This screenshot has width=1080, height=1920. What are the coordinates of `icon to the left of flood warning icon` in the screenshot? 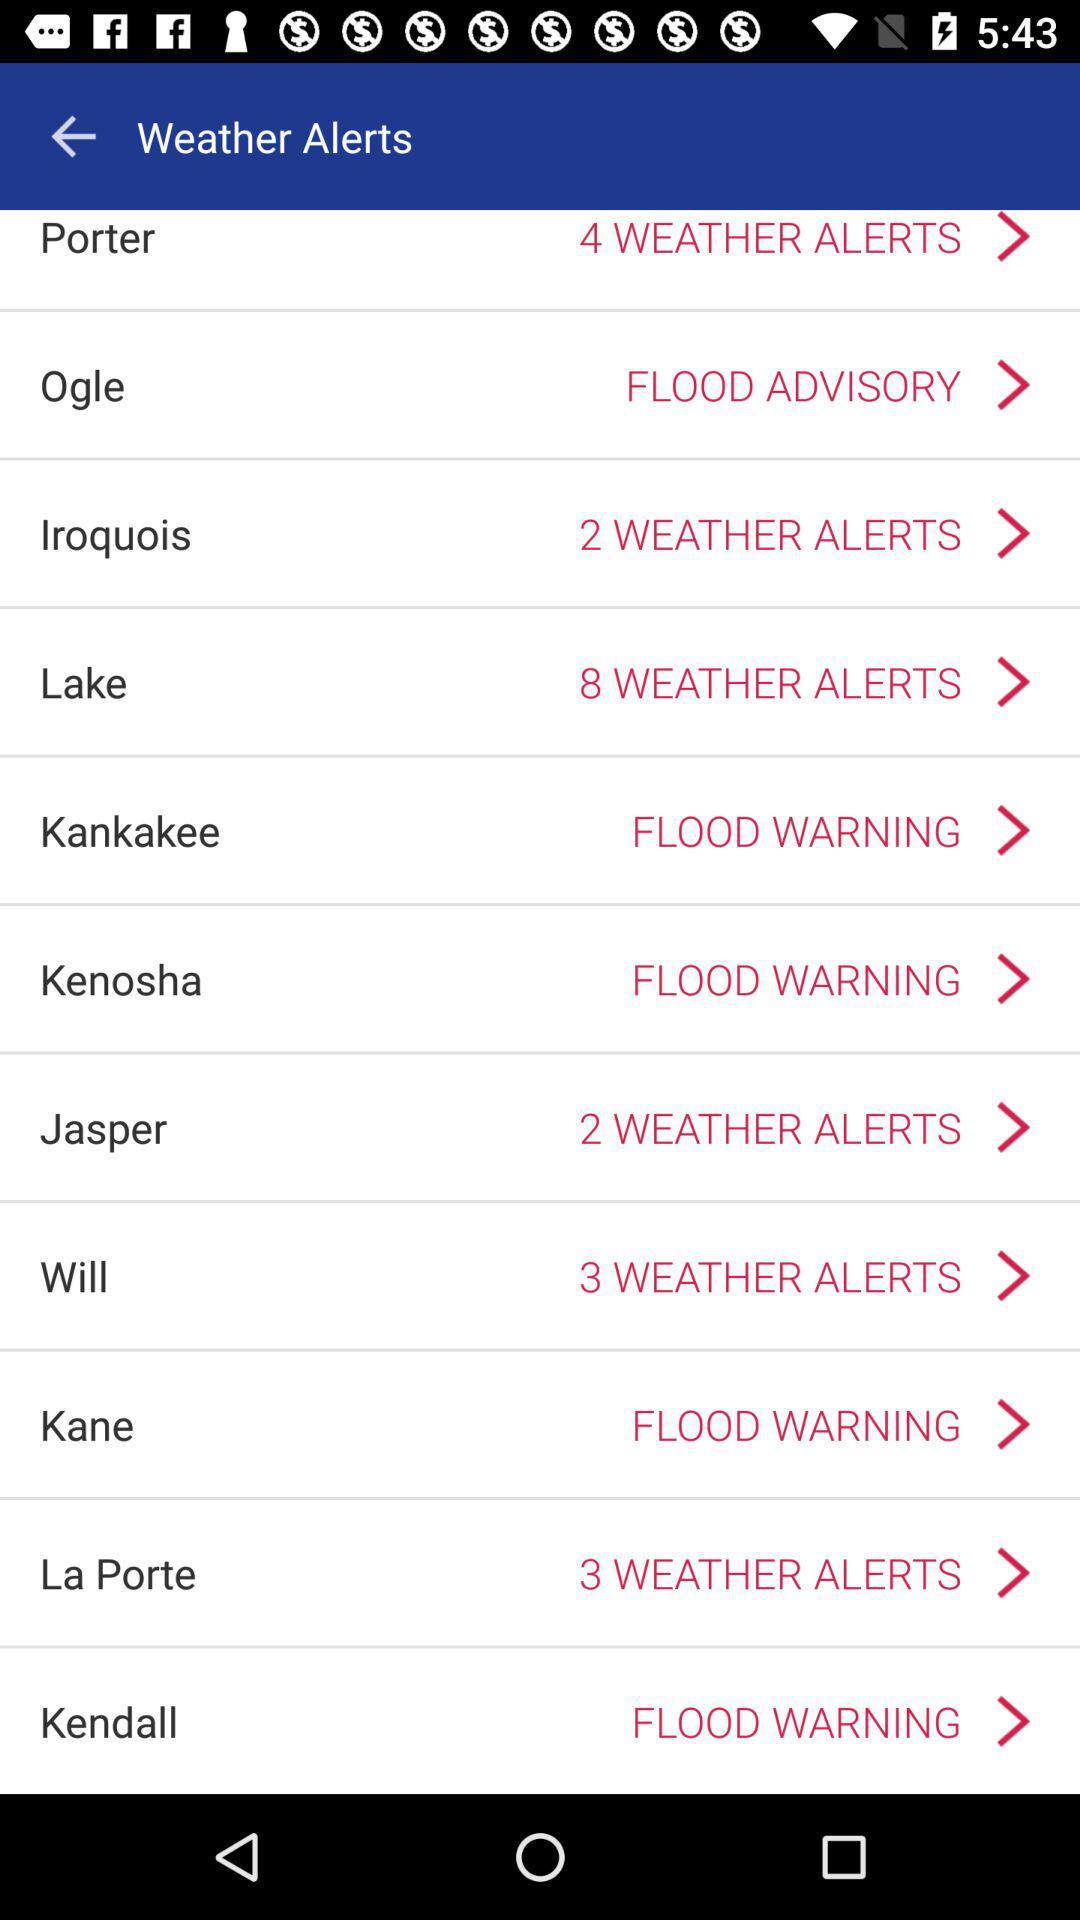 It's located at (130, 830).